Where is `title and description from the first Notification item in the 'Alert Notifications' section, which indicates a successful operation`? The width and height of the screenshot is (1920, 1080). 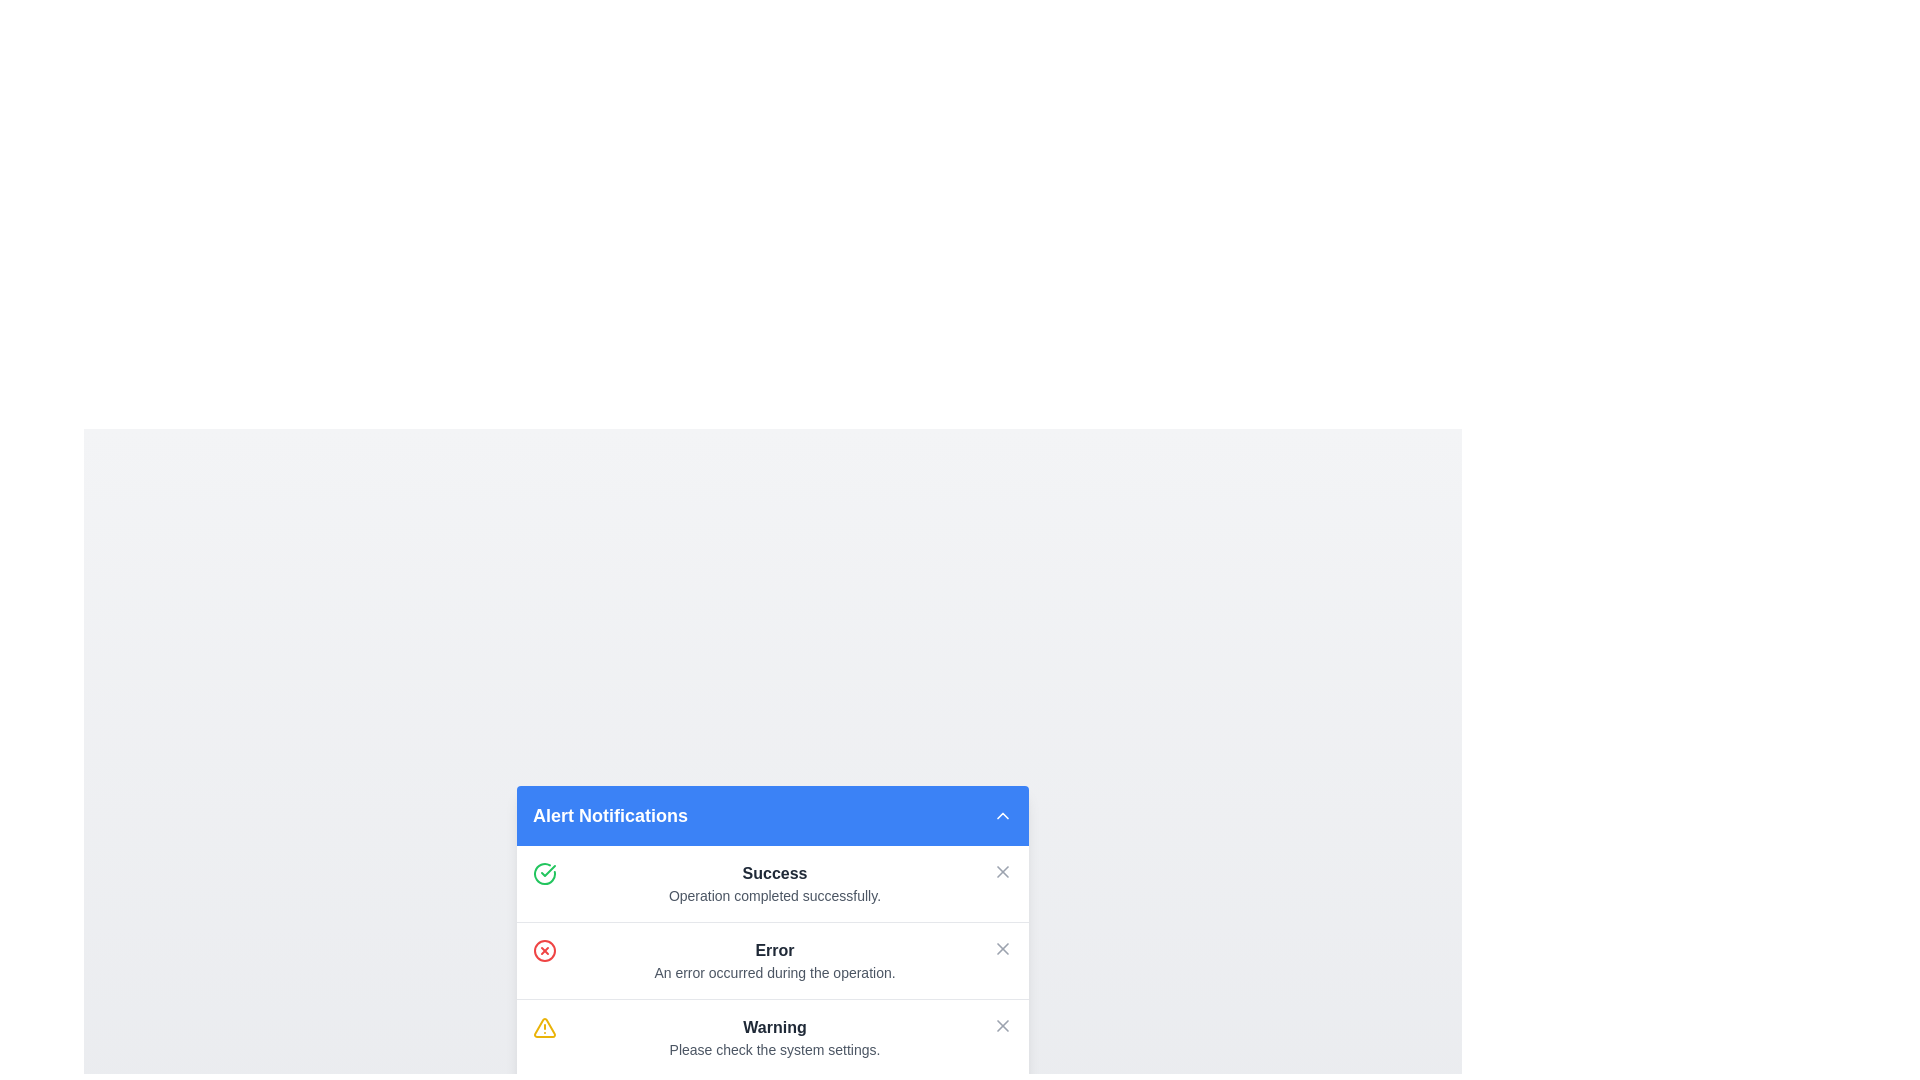 title and description from the first Notification item in the 'Alert Notifications' section, which indicates a successful operation is located at coordinates (773, 882).